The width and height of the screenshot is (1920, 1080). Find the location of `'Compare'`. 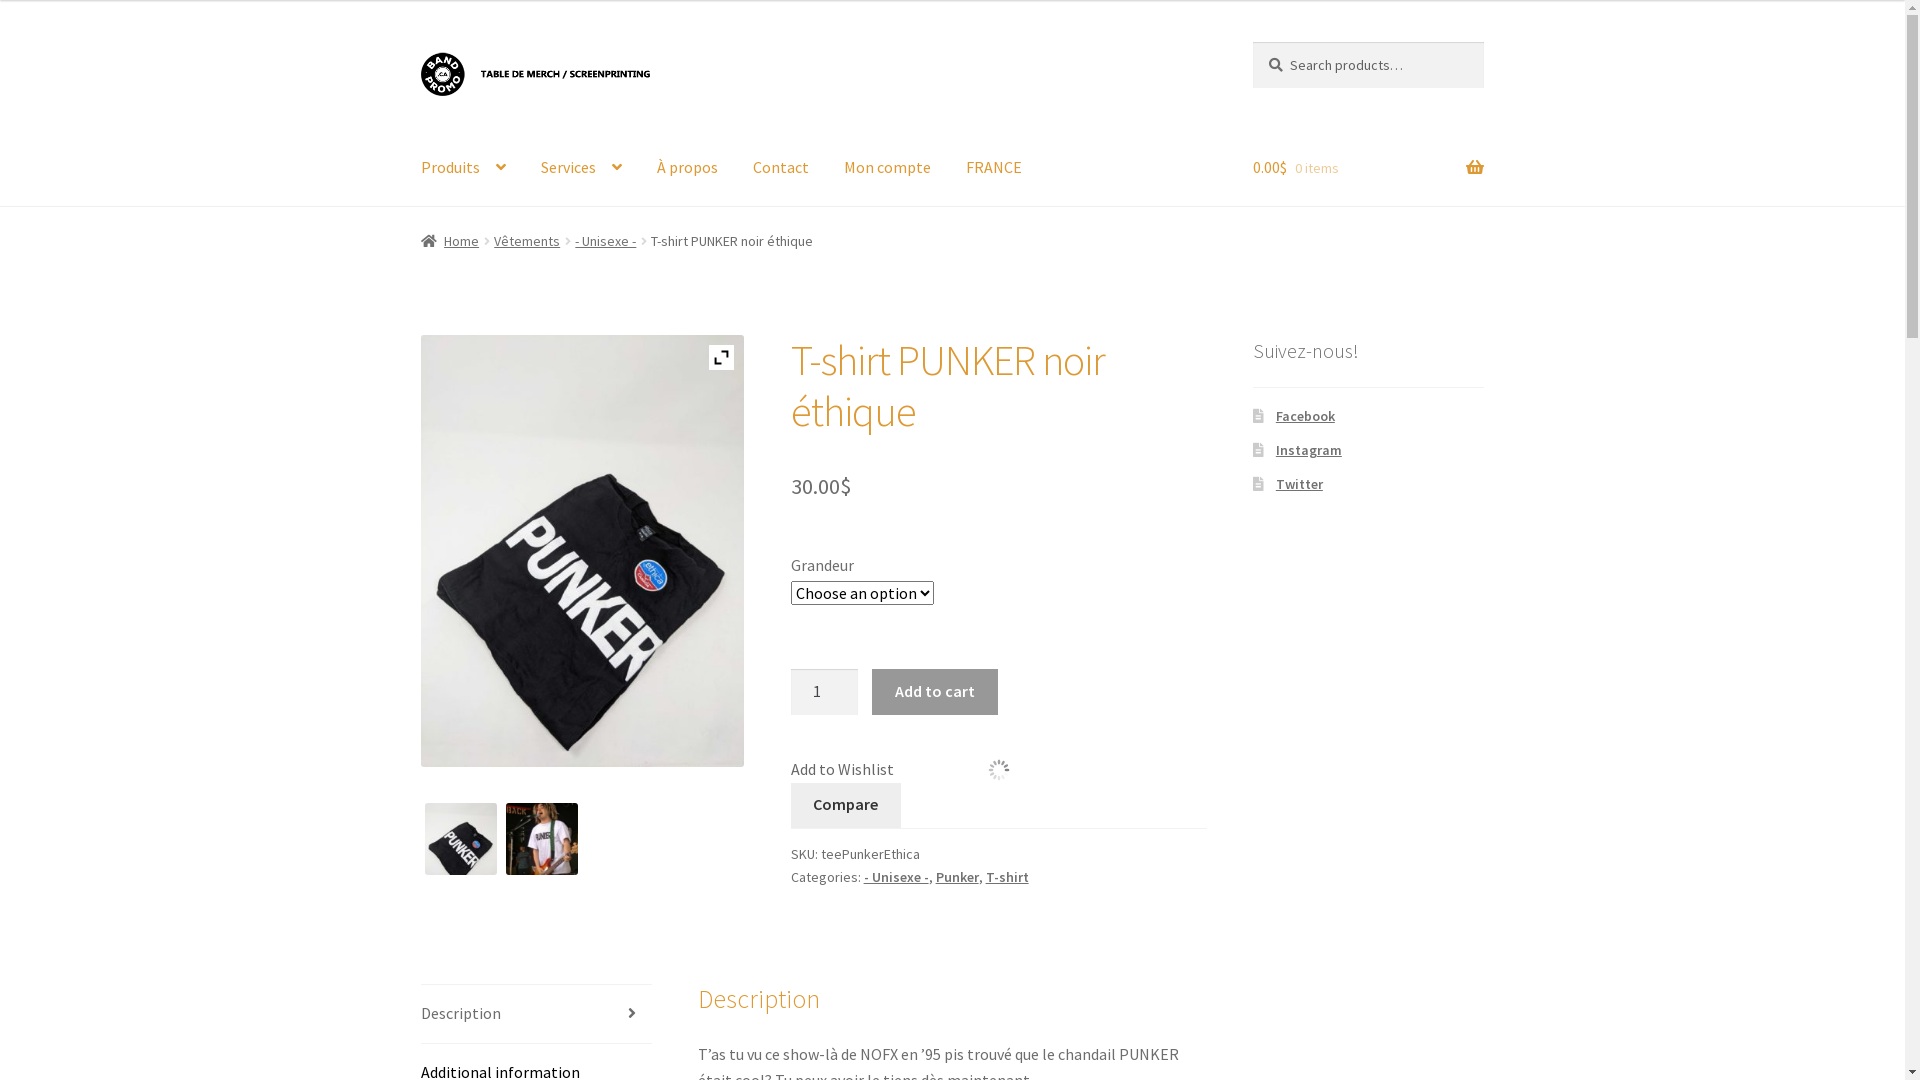

'Compare' is located at coordinates (845, 805).